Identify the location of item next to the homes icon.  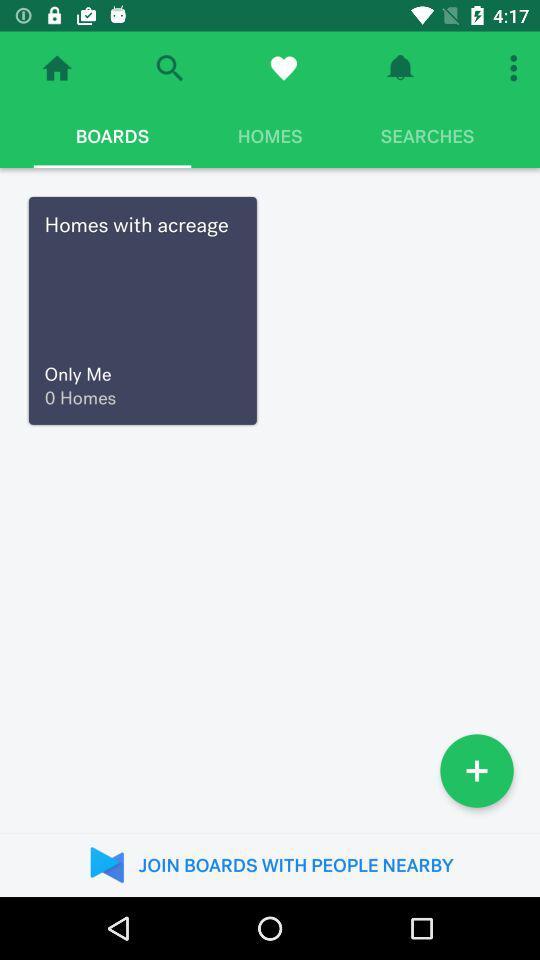
(426, 135).